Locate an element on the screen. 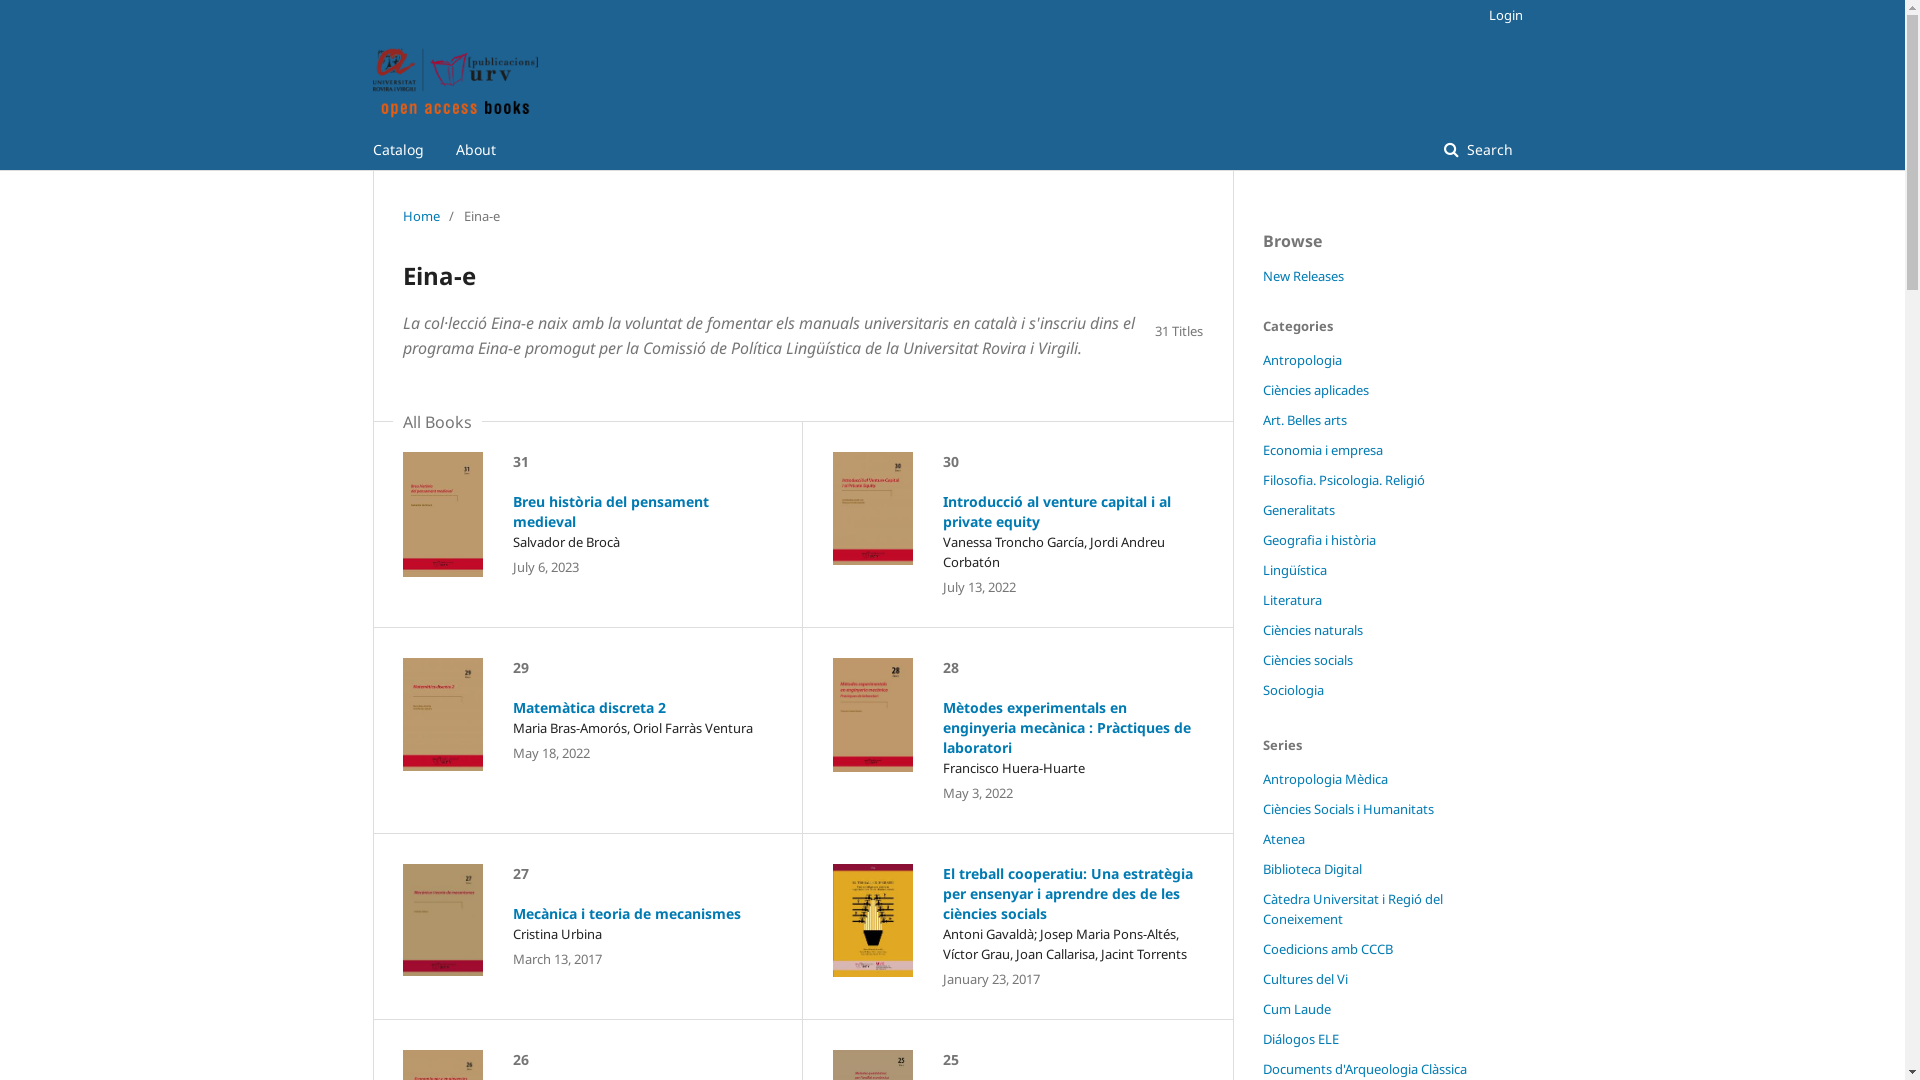 The width and height of the screenshot is (1920, 1080). 'Cultures del Vi' is located at coordinates (1304, 978).